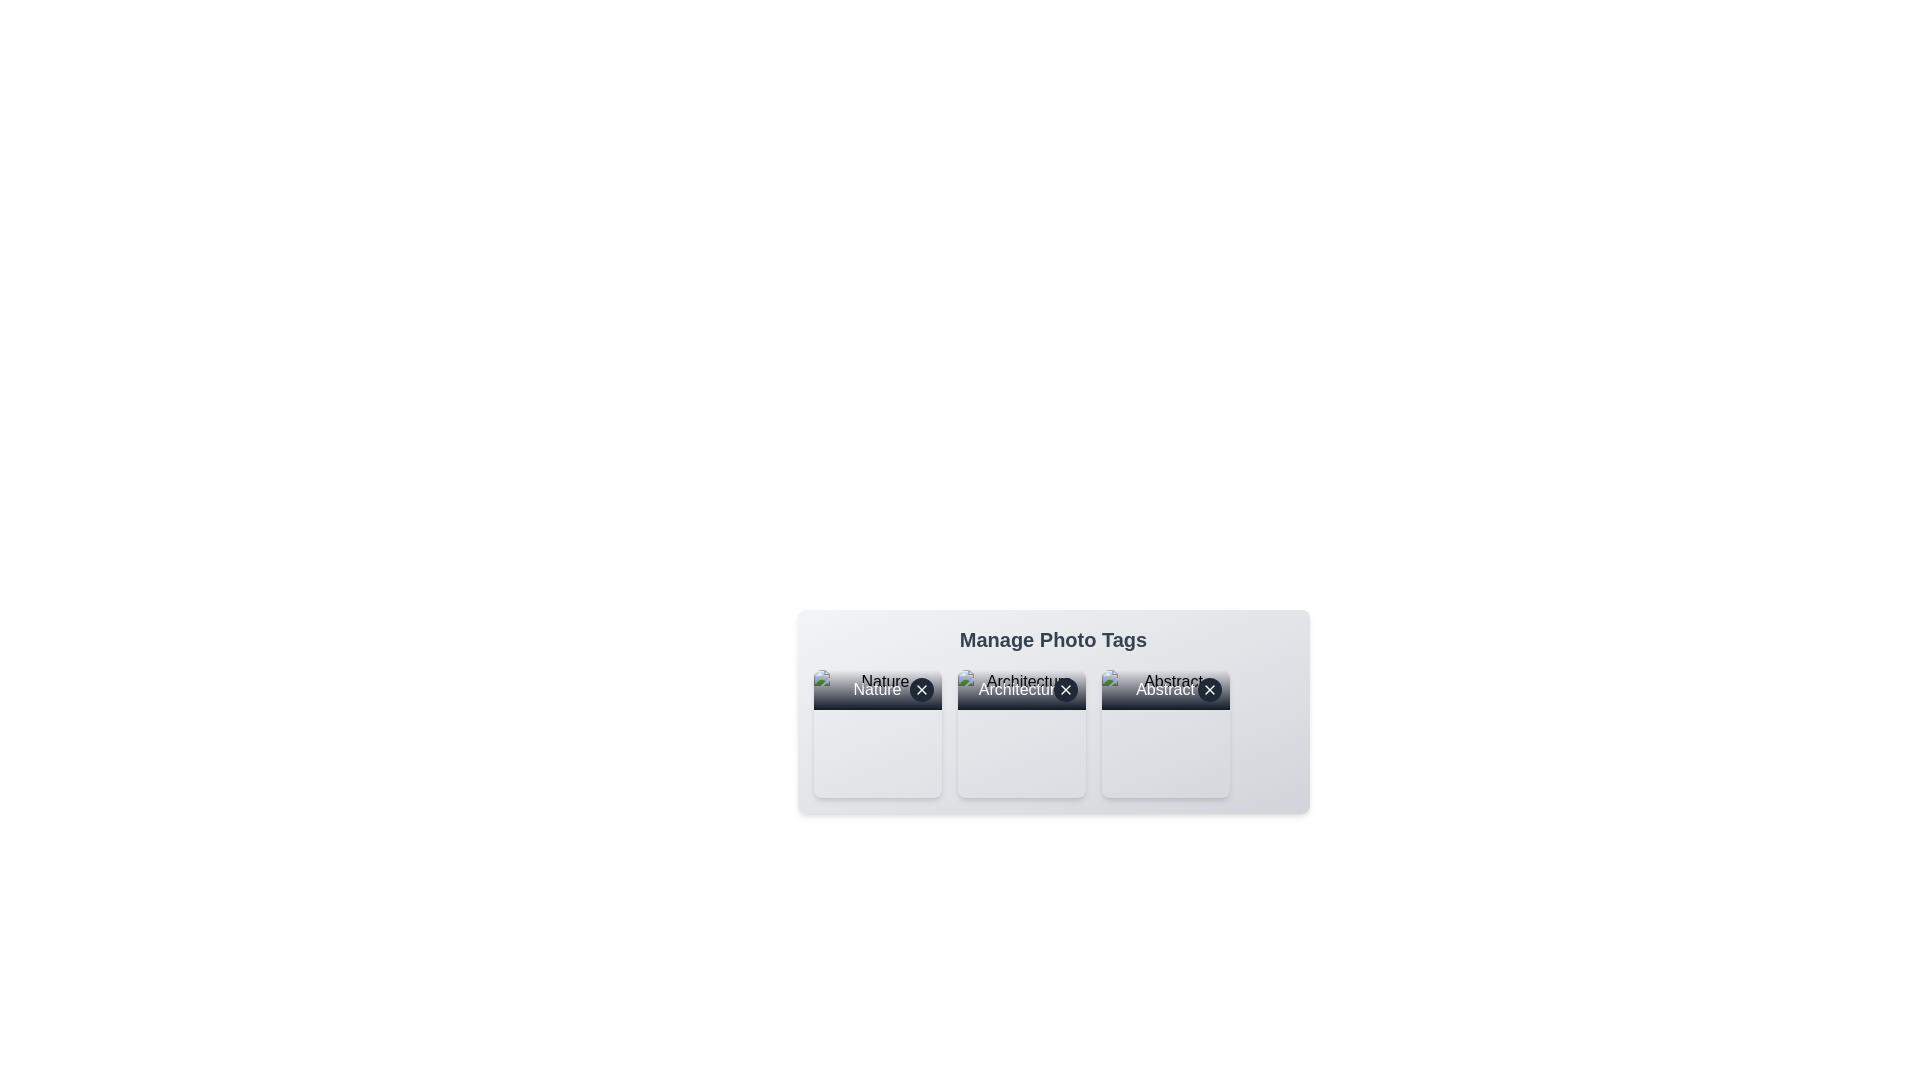  What do you see at coordinates (1165, 733) in the screenshot?
I see `the tag Abstract to view its associated images` at bounding box center [1165, 733].